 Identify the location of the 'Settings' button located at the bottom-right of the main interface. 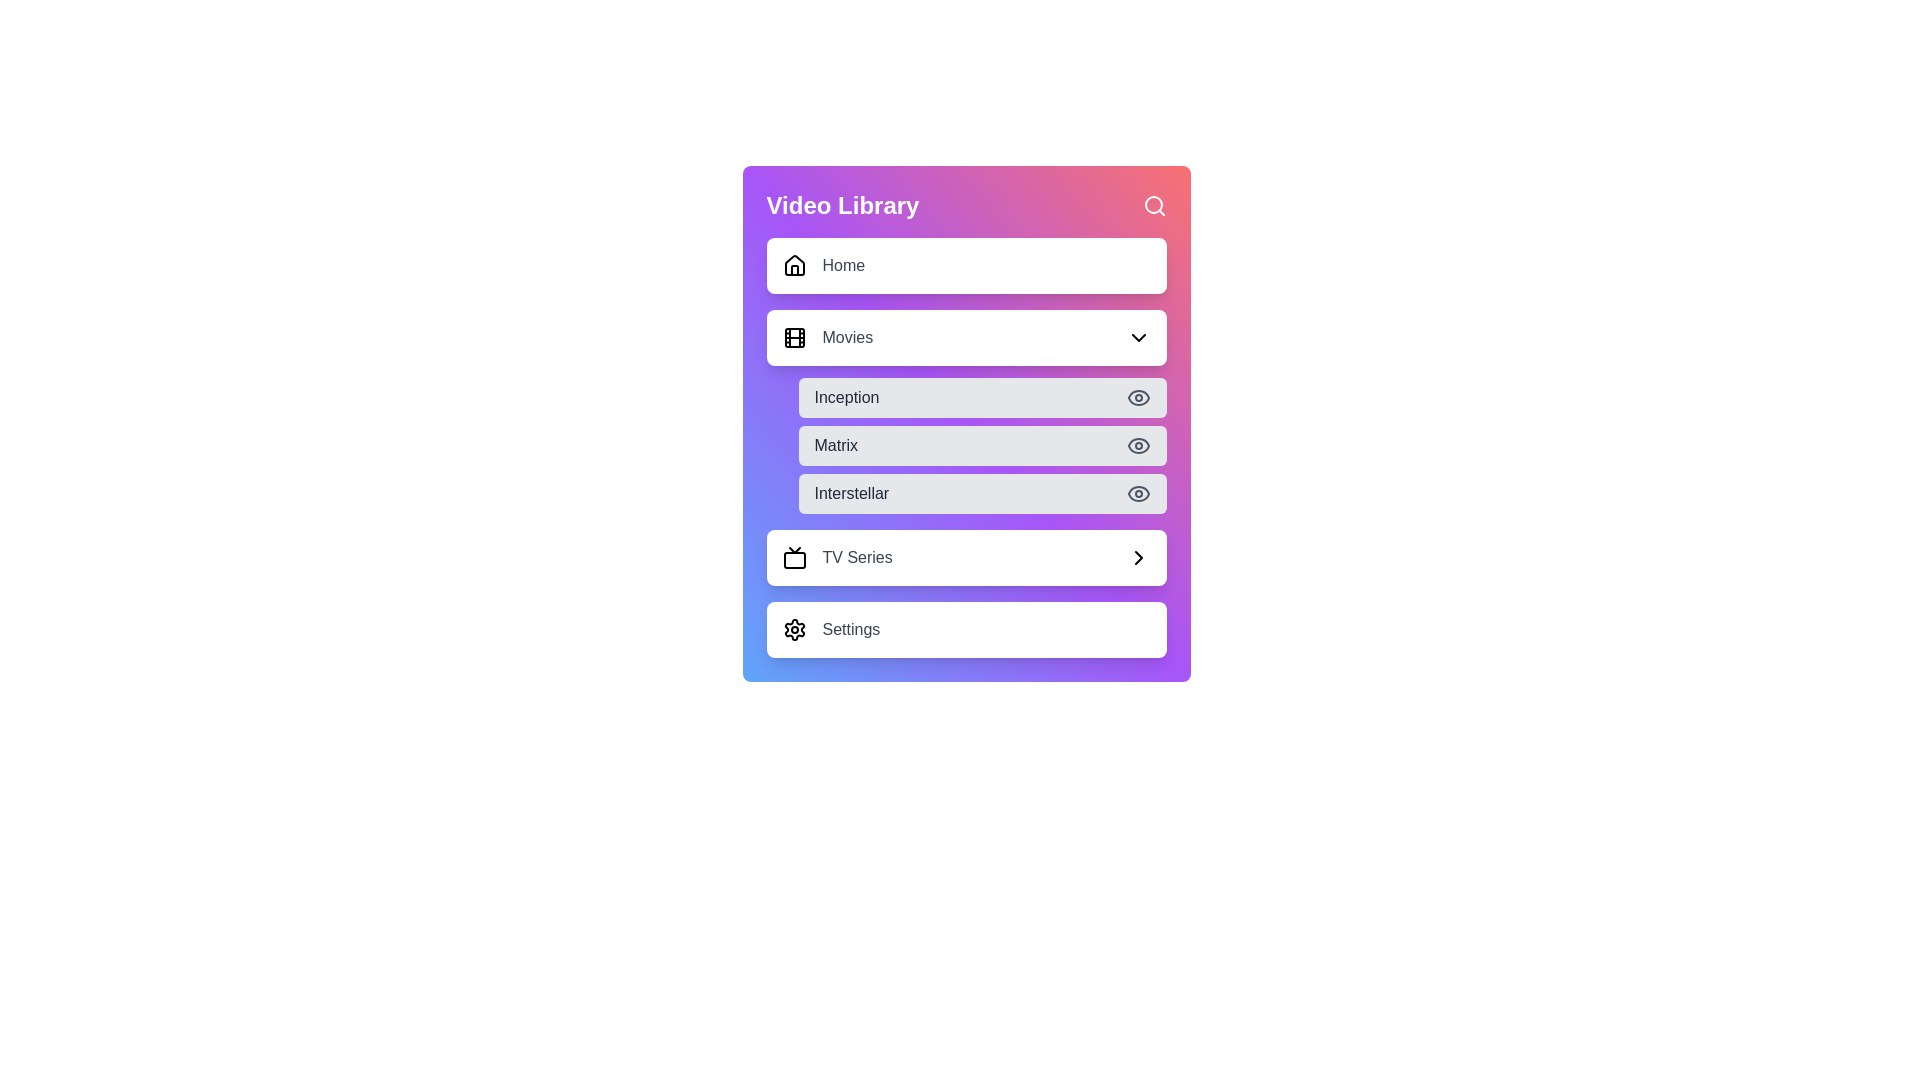
(831, 628).